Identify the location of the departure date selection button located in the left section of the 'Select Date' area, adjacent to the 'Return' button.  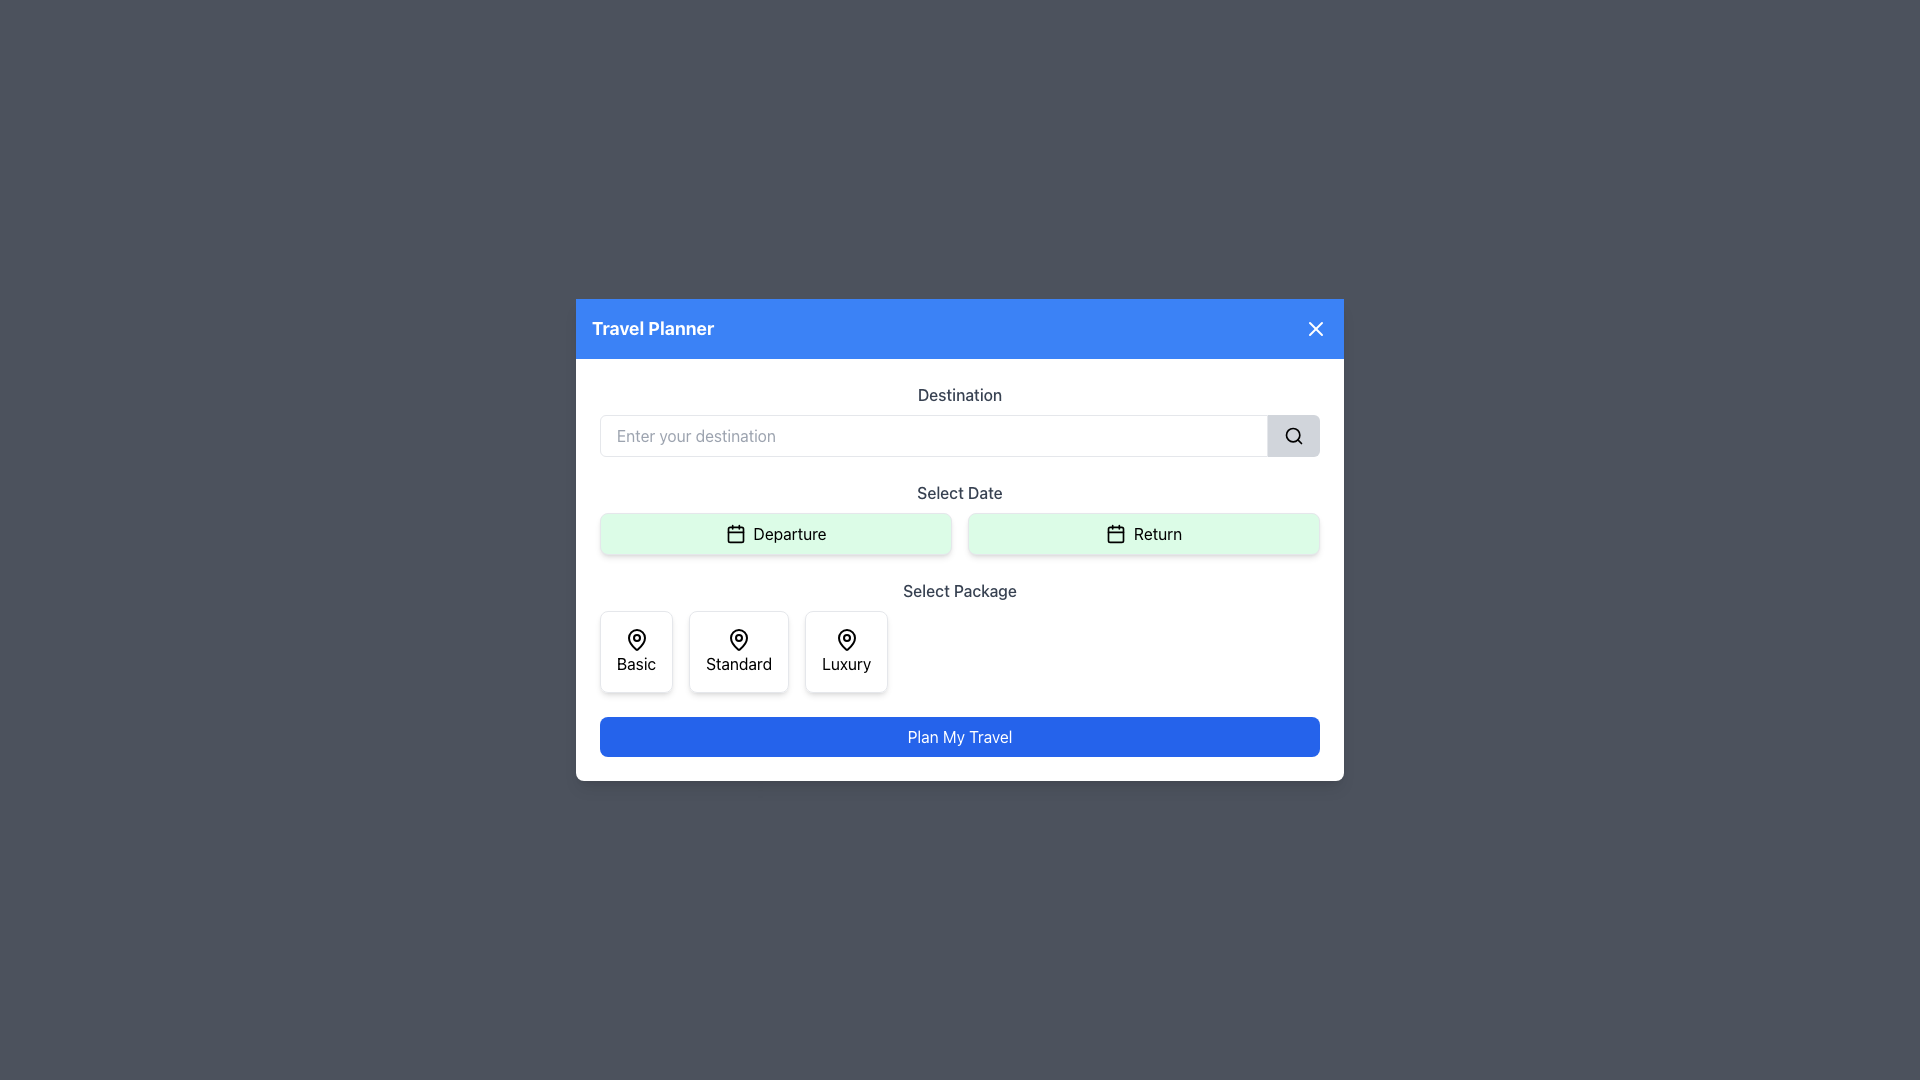
(775, 532).